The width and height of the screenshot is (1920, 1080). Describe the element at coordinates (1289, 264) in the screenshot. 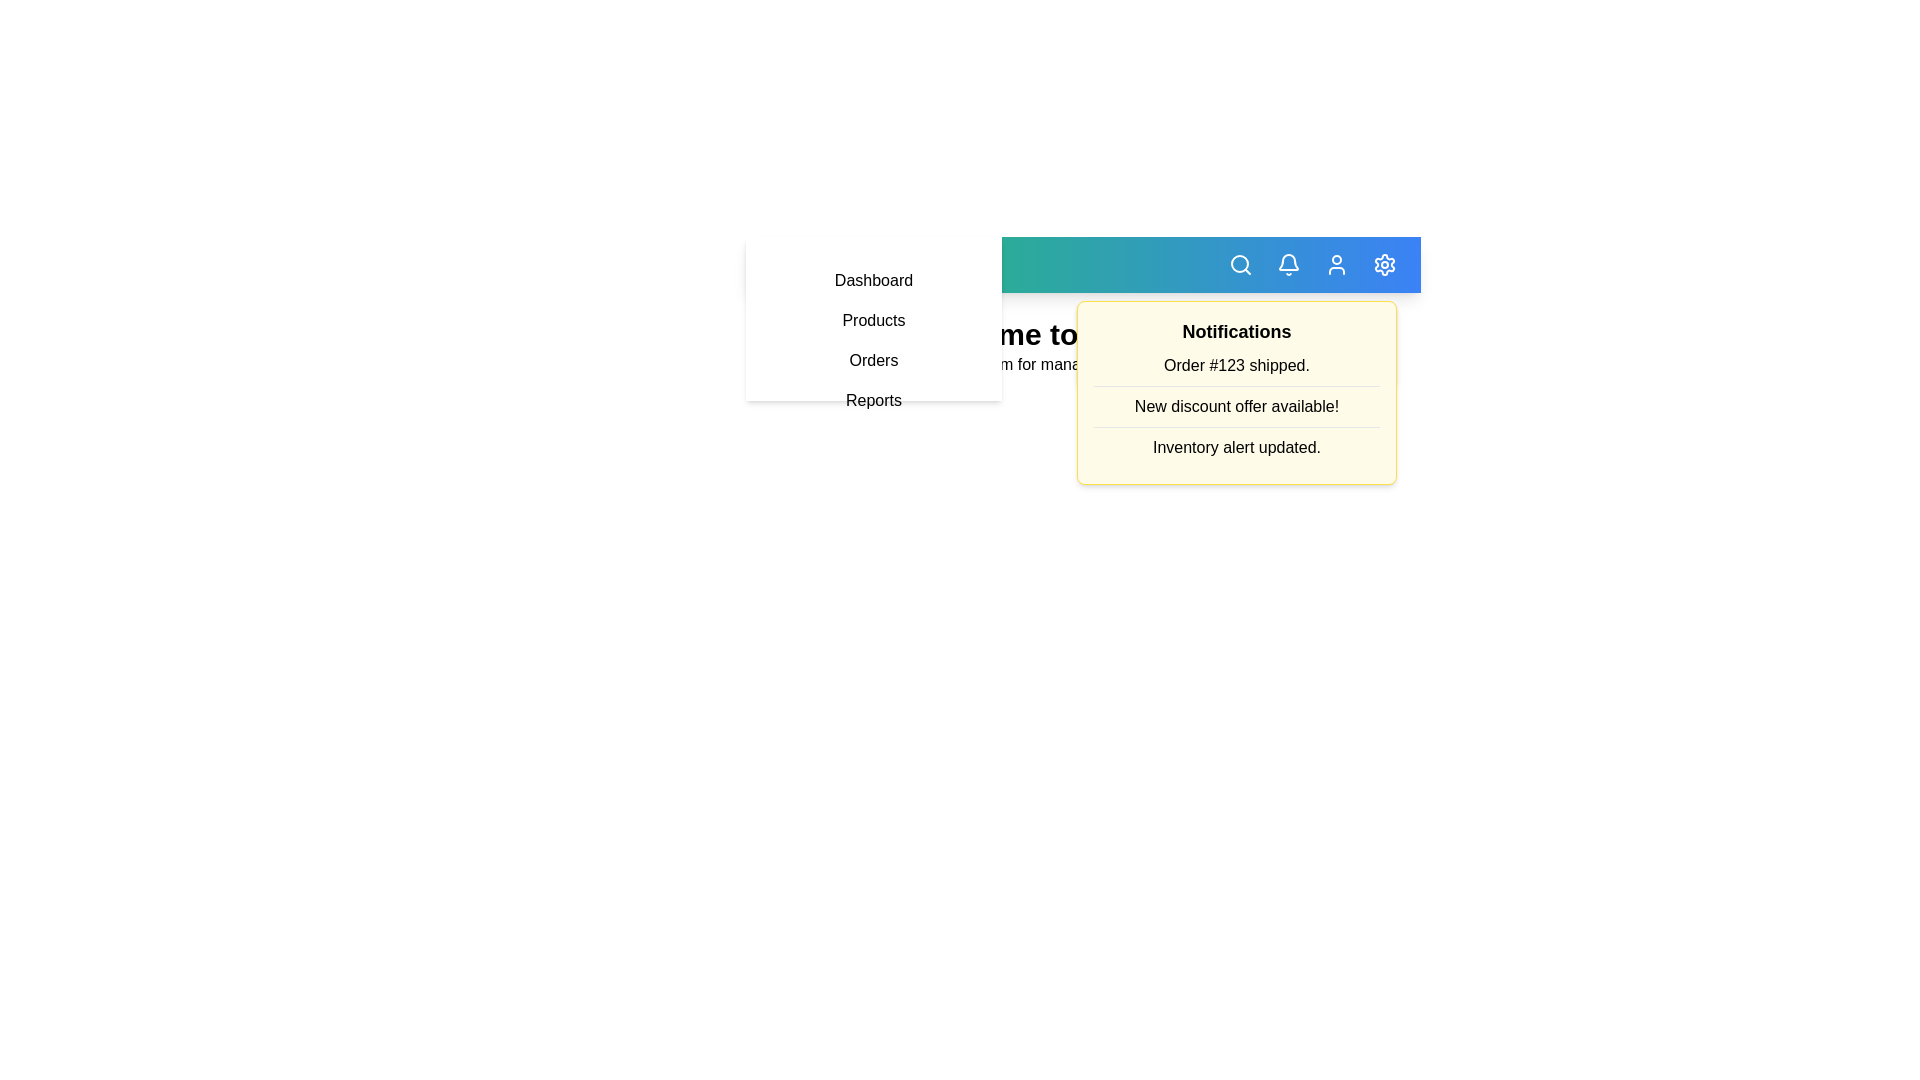

I see `the notification button icon, which is the third icon from the left in the top-right corner of the interface` at that location.